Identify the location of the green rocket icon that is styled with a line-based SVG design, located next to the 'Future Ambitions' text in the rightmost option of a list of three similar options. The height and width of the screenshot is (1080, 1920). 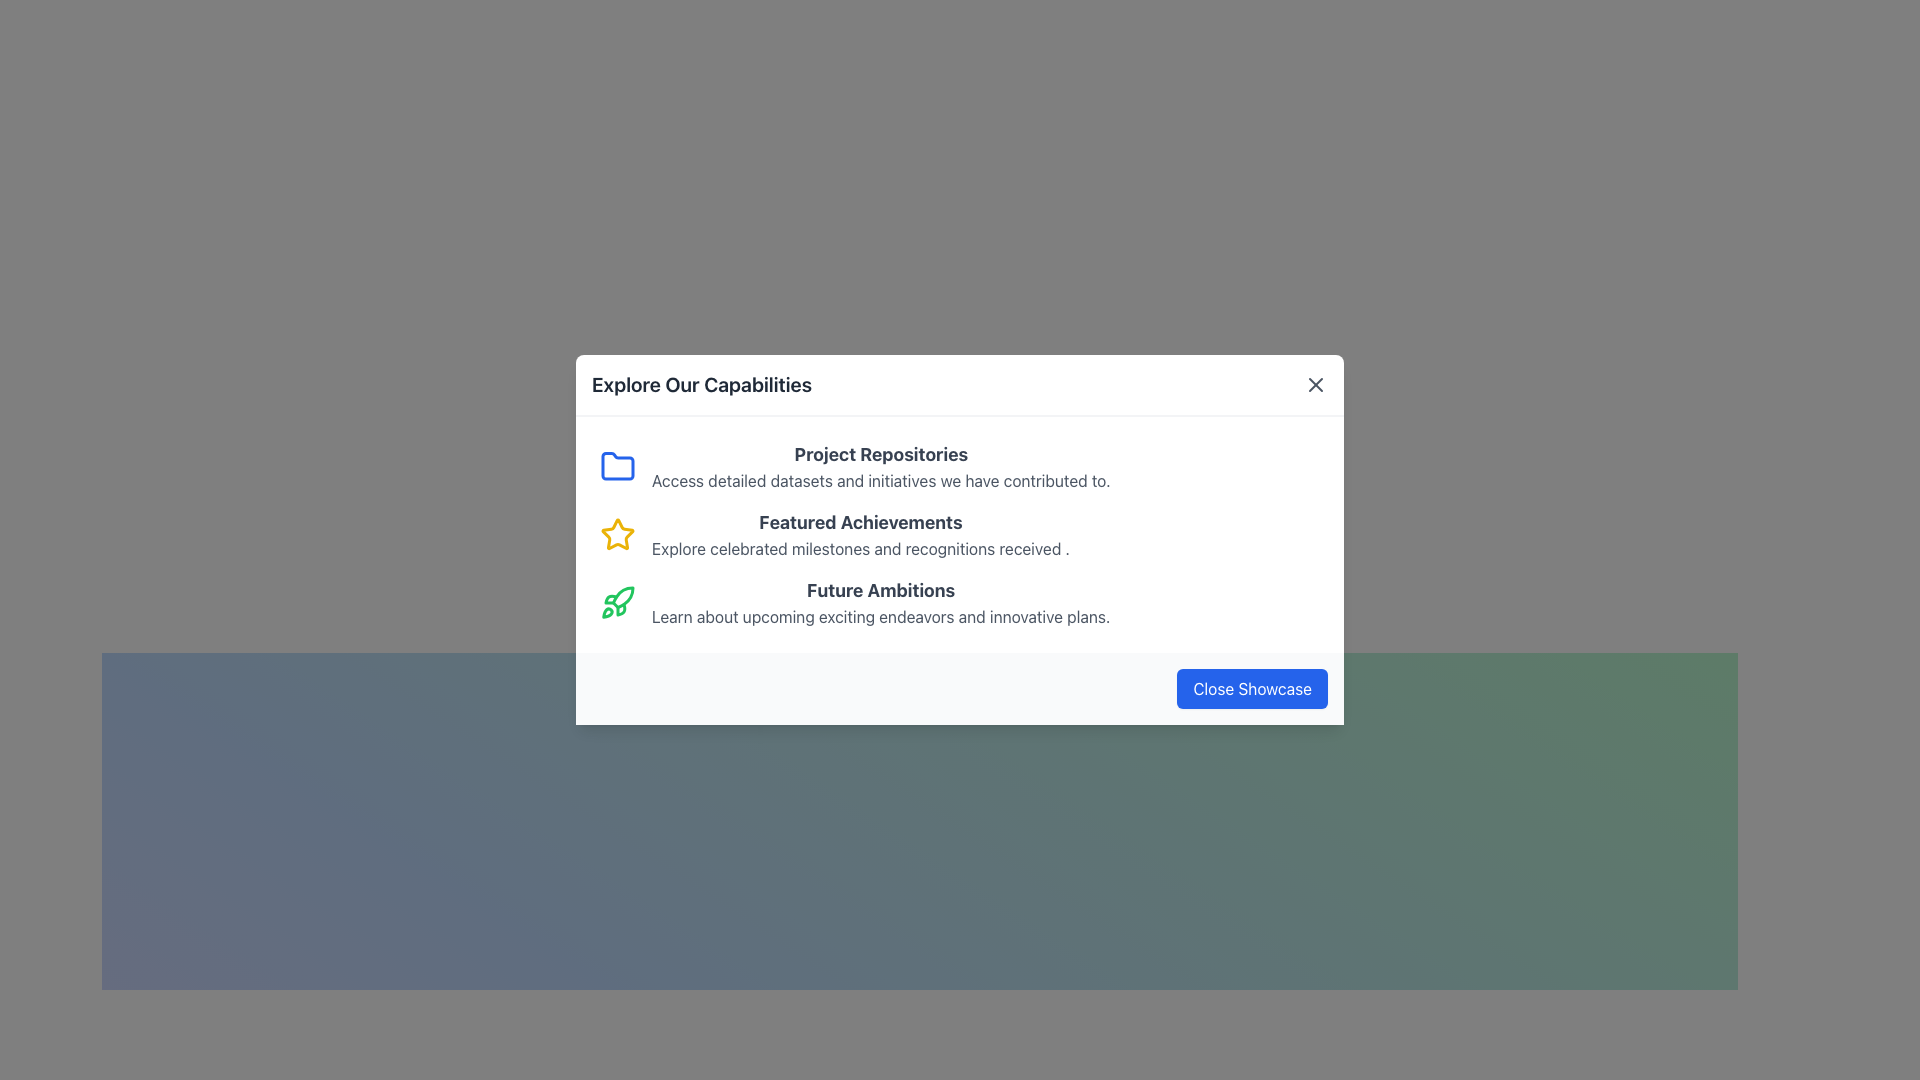
(617, 601).